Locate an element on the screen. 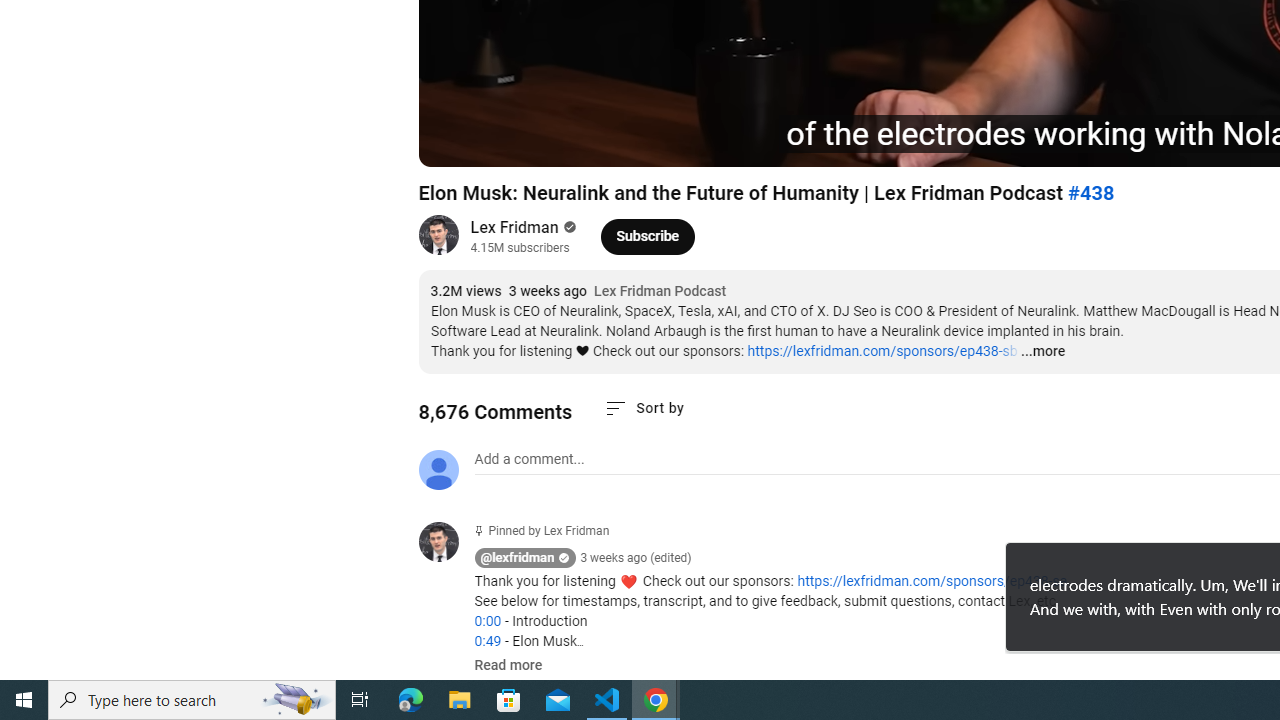  'Verified' is located at coordinates (566, 226).